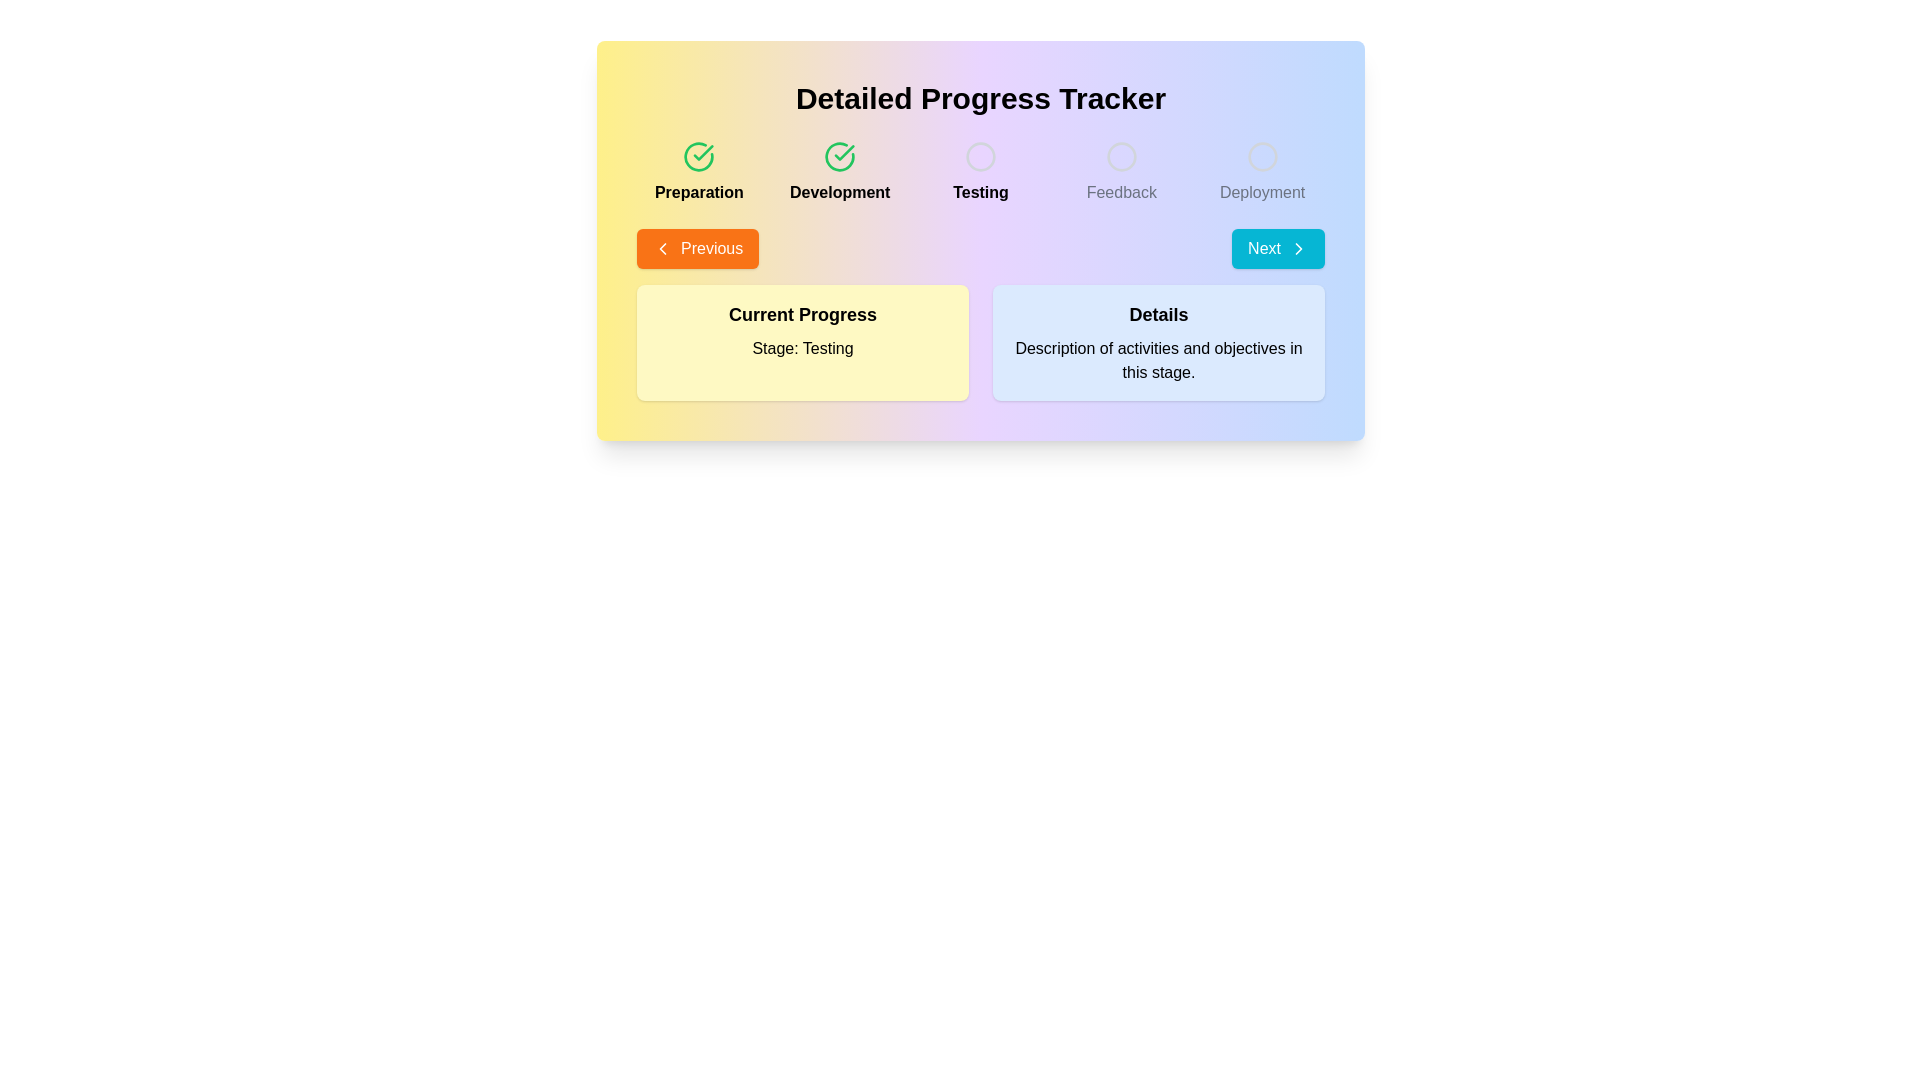 Image resolution: width=1920 pixels, height=1080 pixels. I want to click on the circular icon representing the 'Development' stage in the progress tracker at the top of the interface, so click(844, 152).